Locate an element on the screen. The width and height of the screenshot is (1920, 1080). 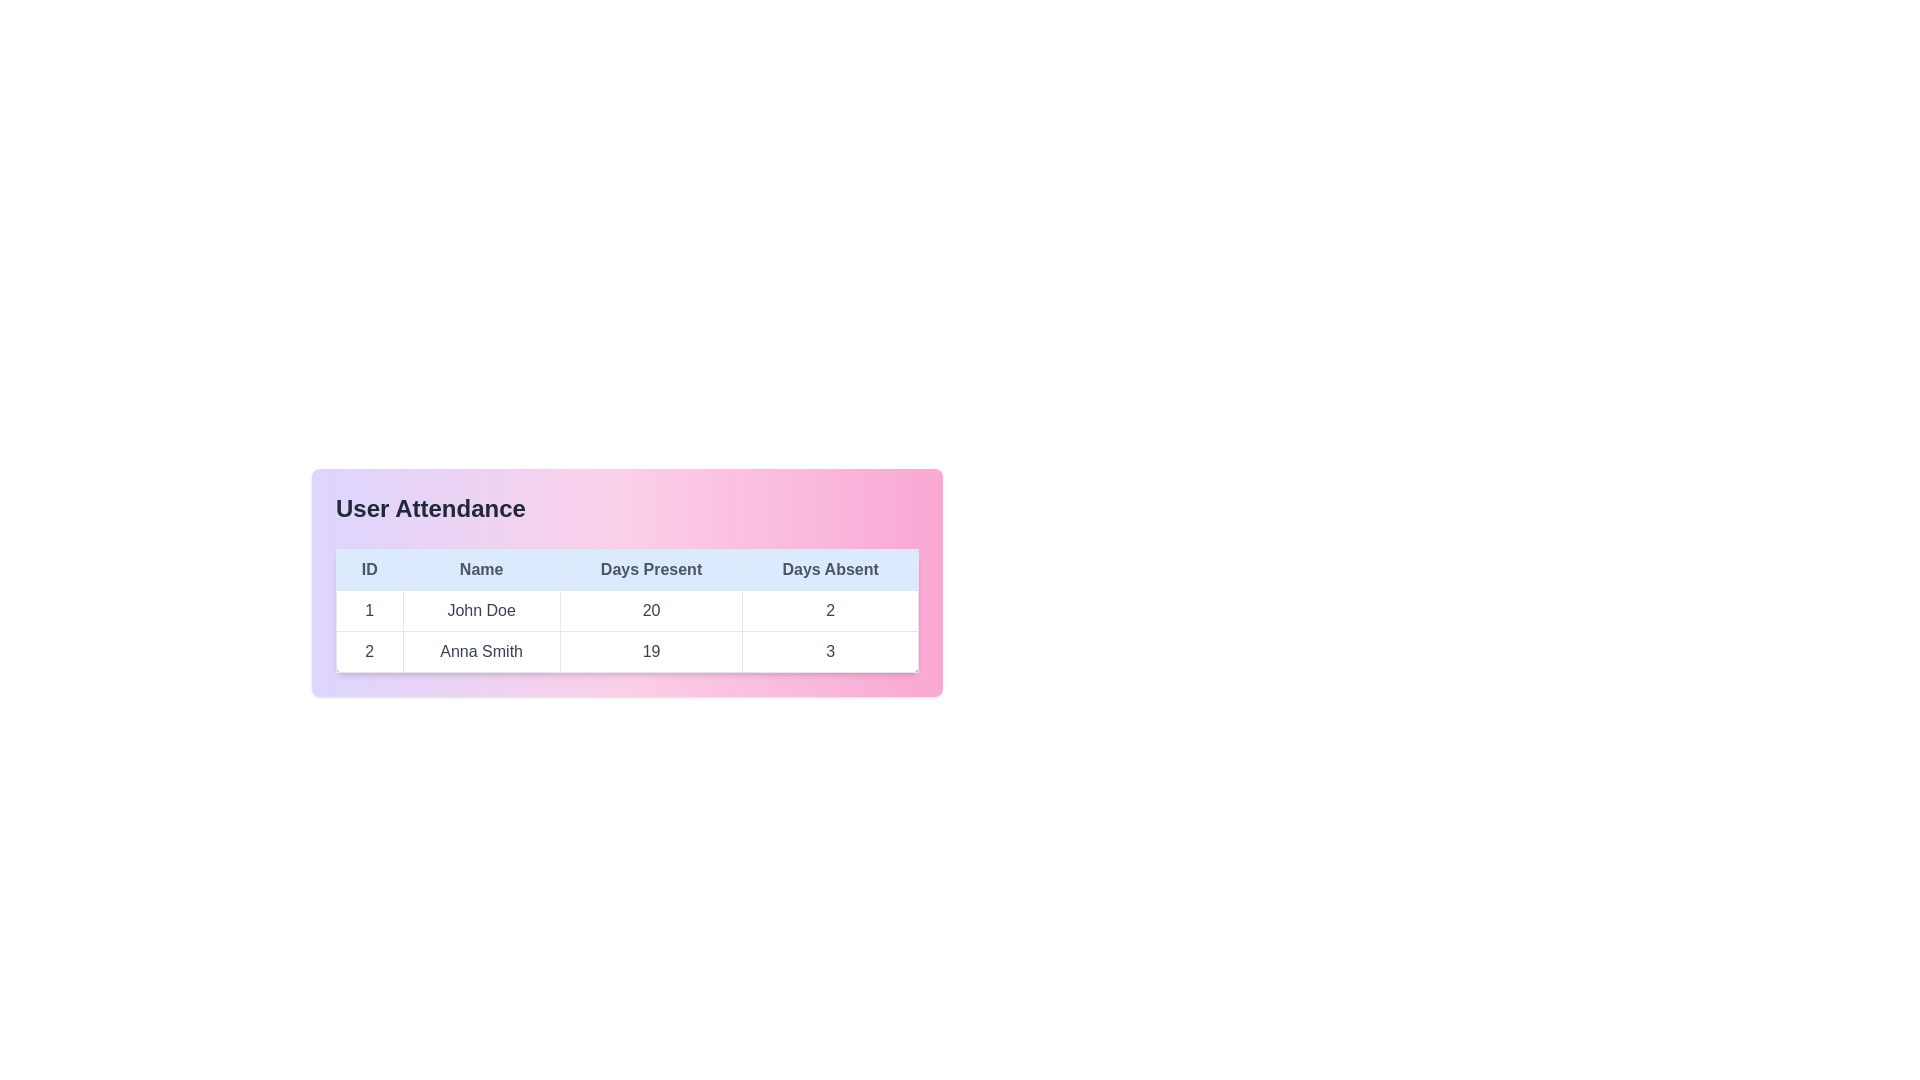
label of the table header cell containing the text 'Days Present', which is styled with a light blue background and dark-colored text is located at coordinates (651, 570).